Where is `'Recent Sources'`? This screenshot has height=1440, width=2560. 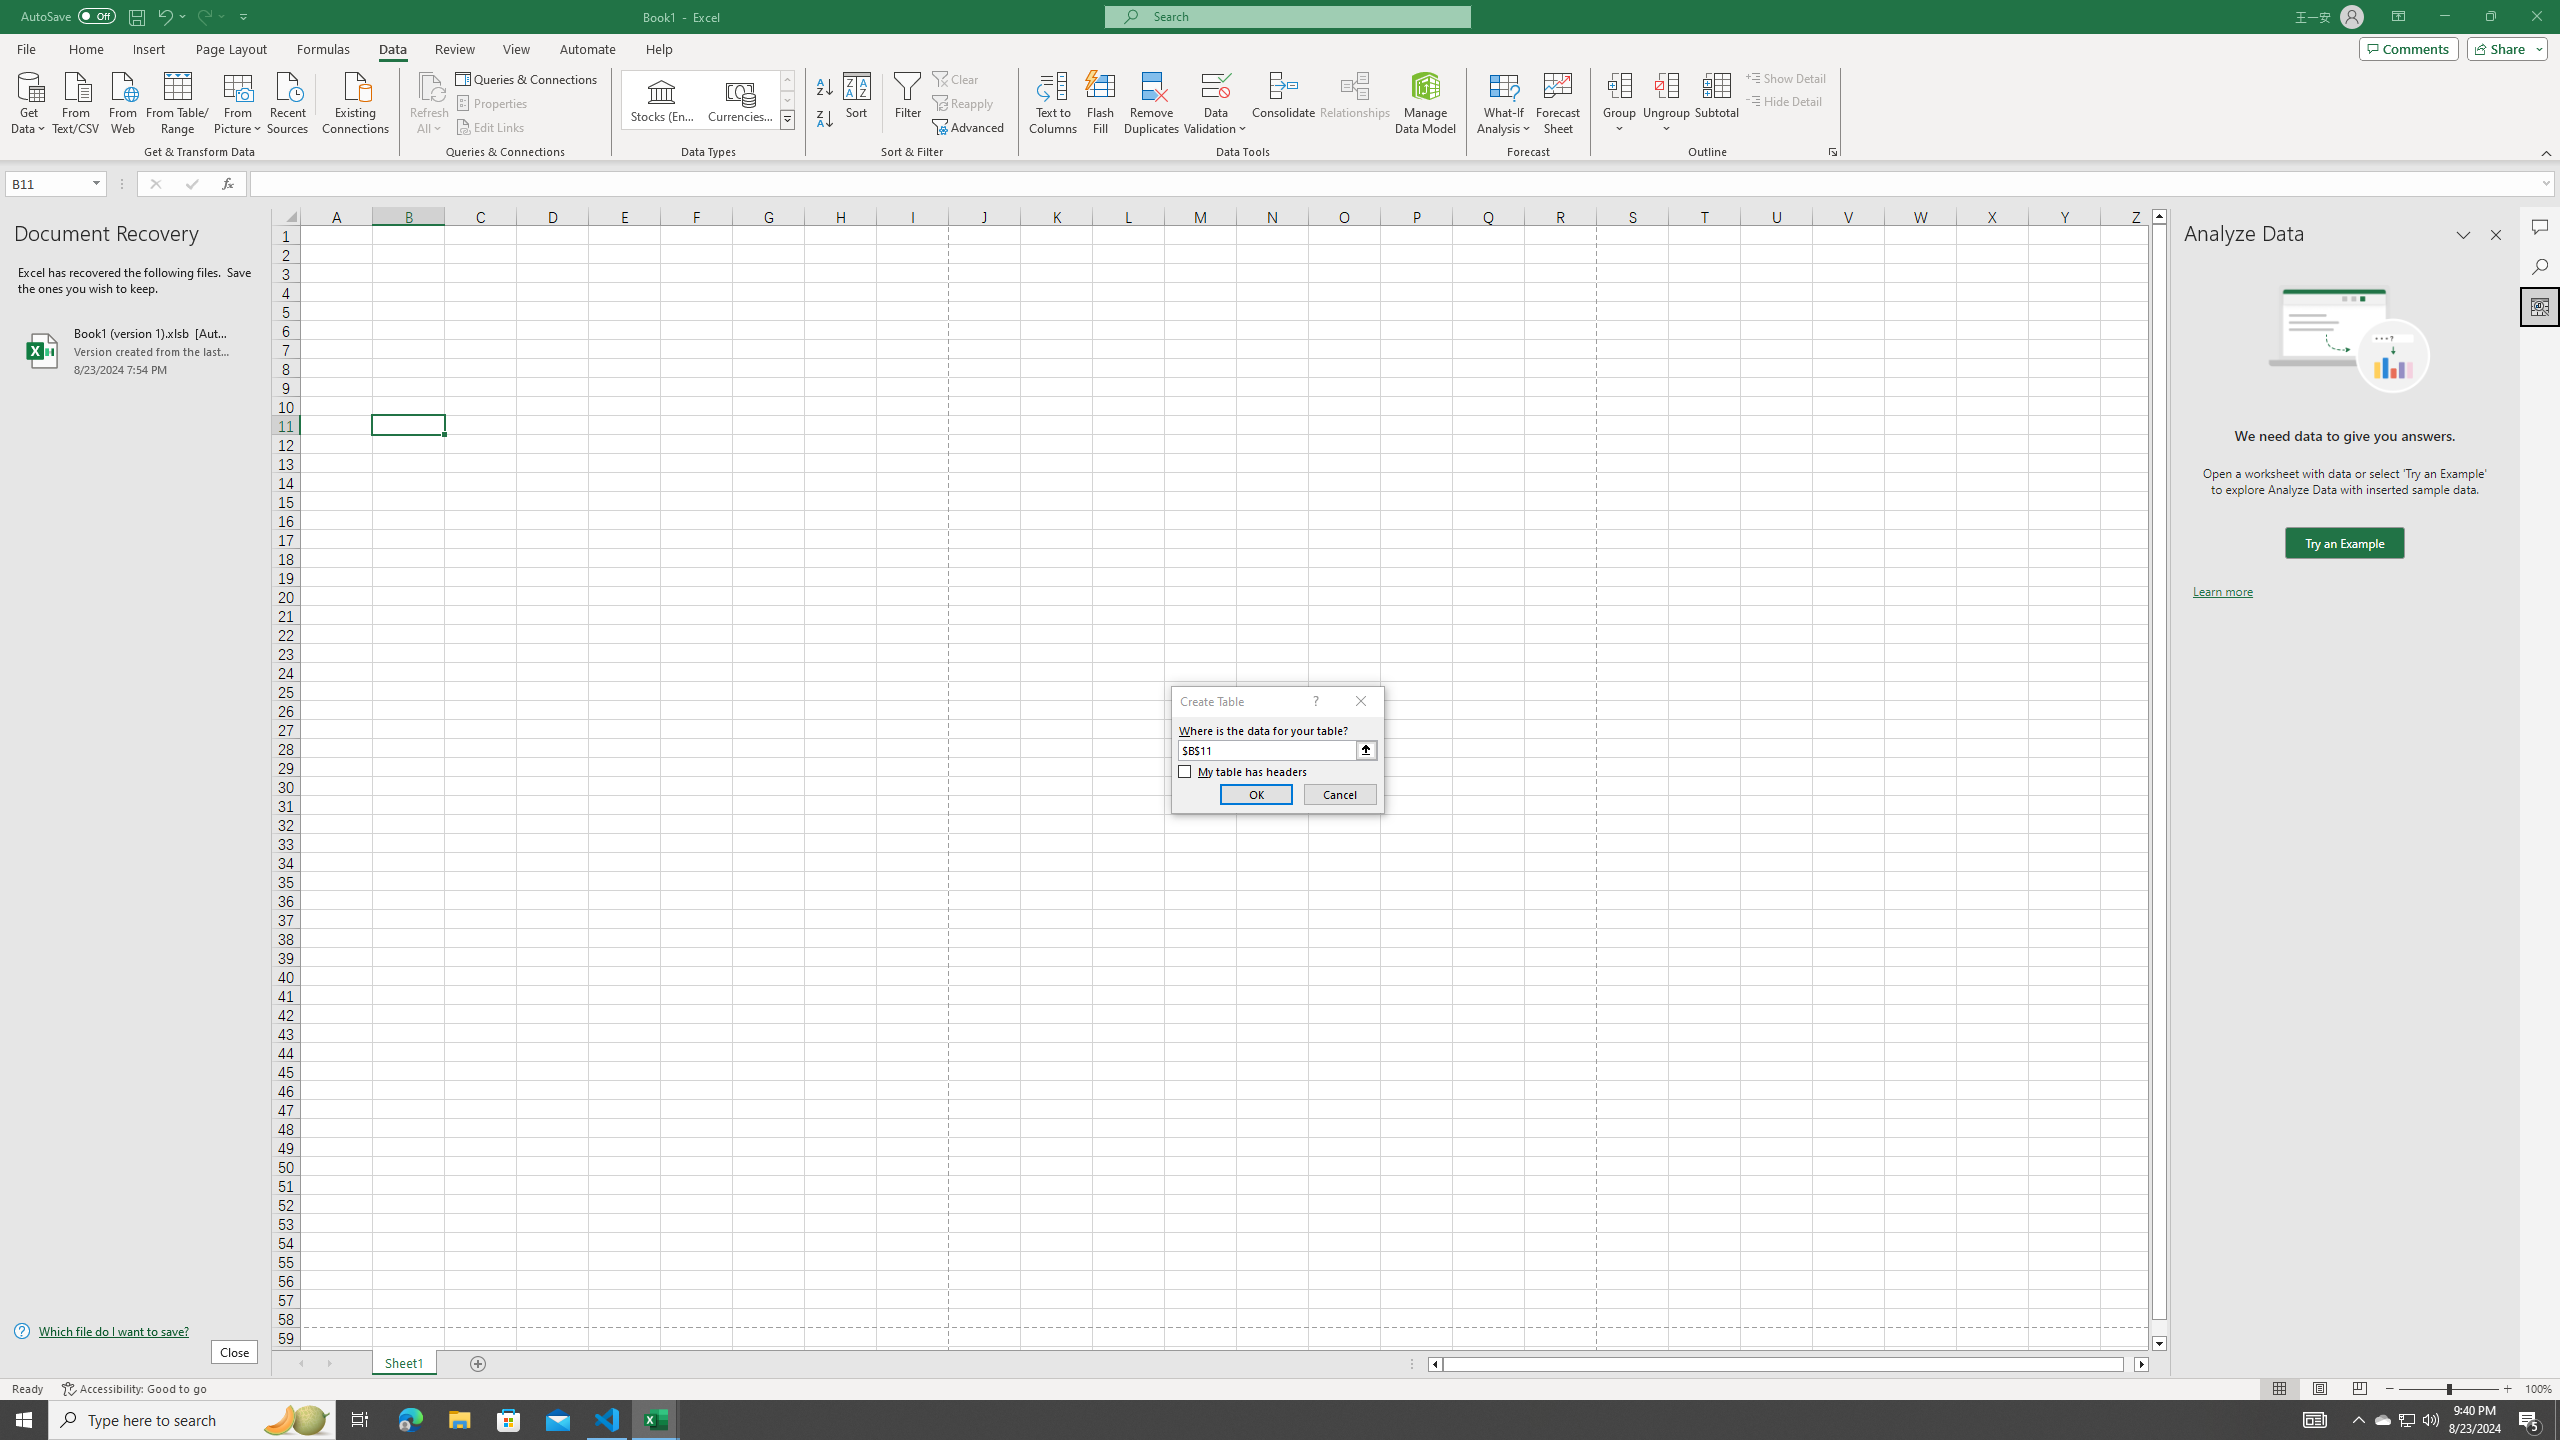 'Recent Sources' is located at coordinates (288, 100).